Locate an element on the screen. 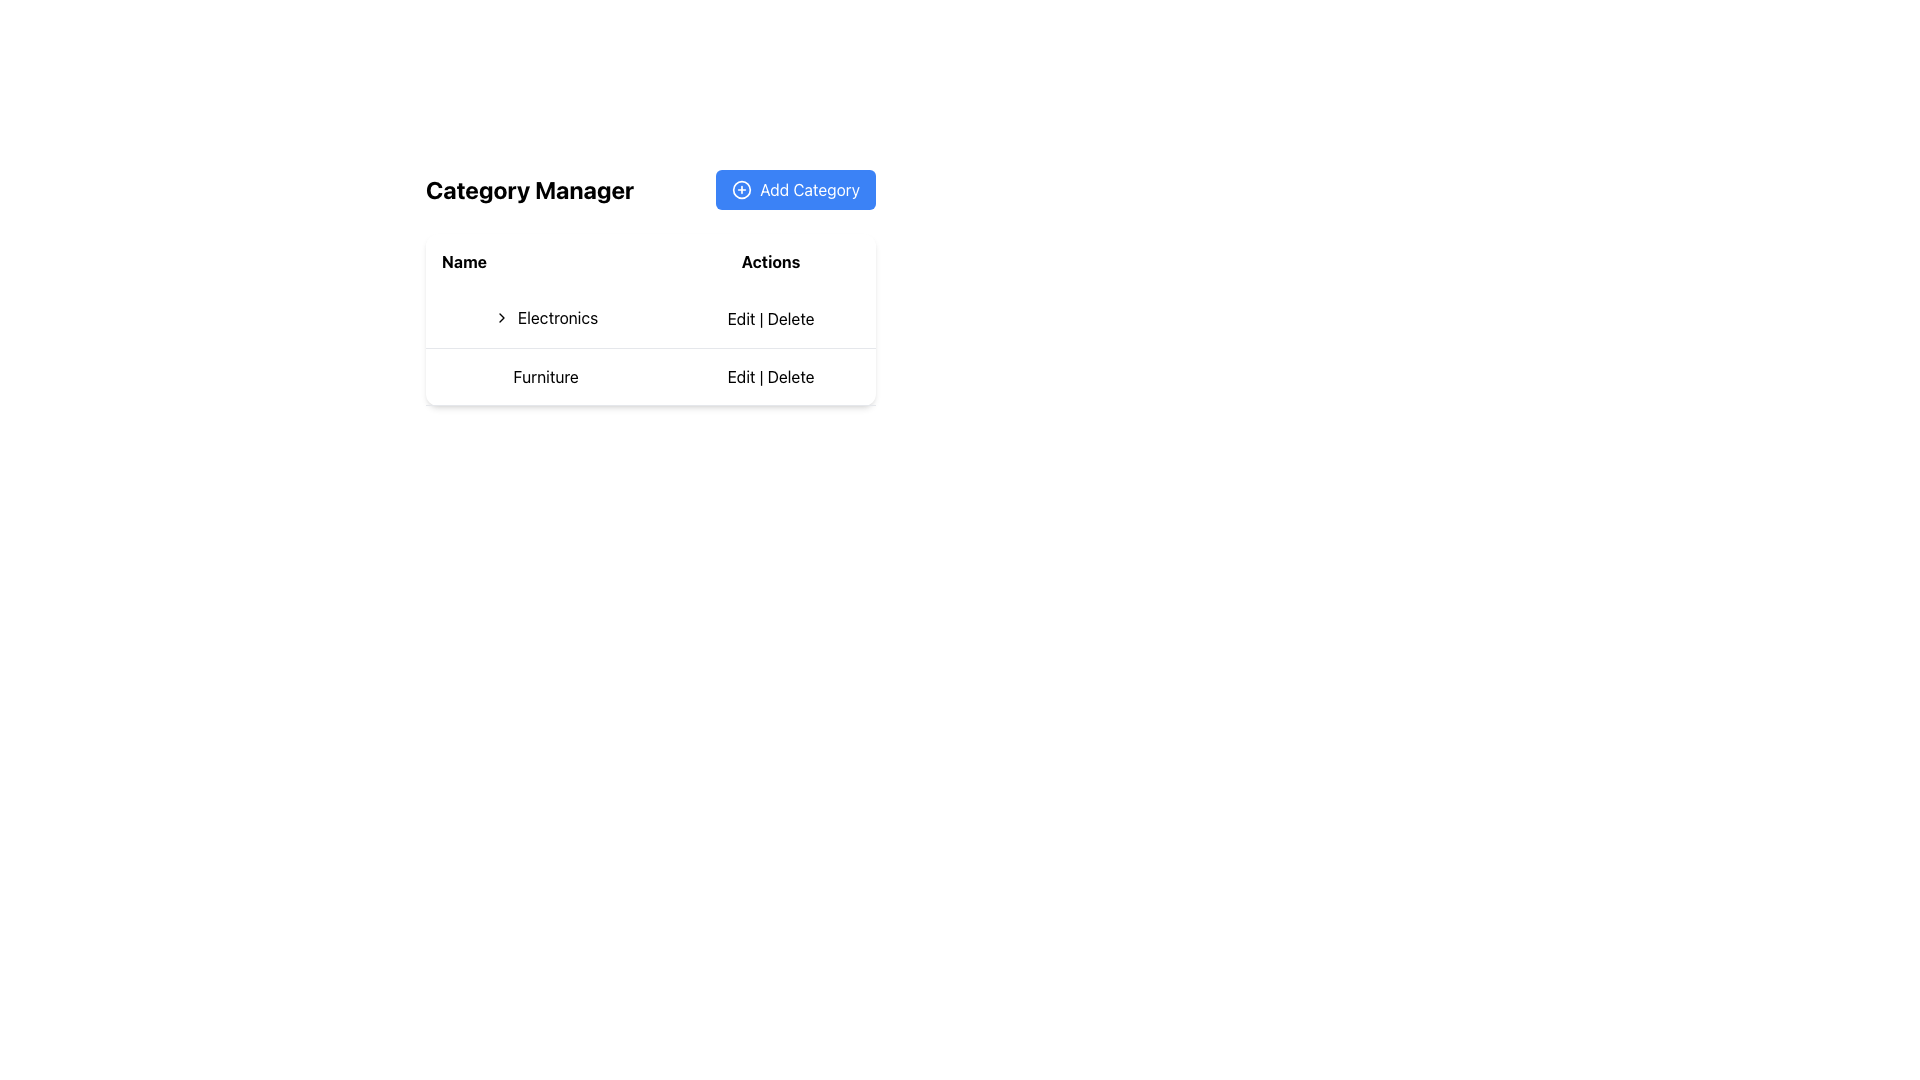 Image resolution: width=1920 pixels, height=1080 pixels. the icon representing the 'Add Category' button is located at coordinates (741, 189).